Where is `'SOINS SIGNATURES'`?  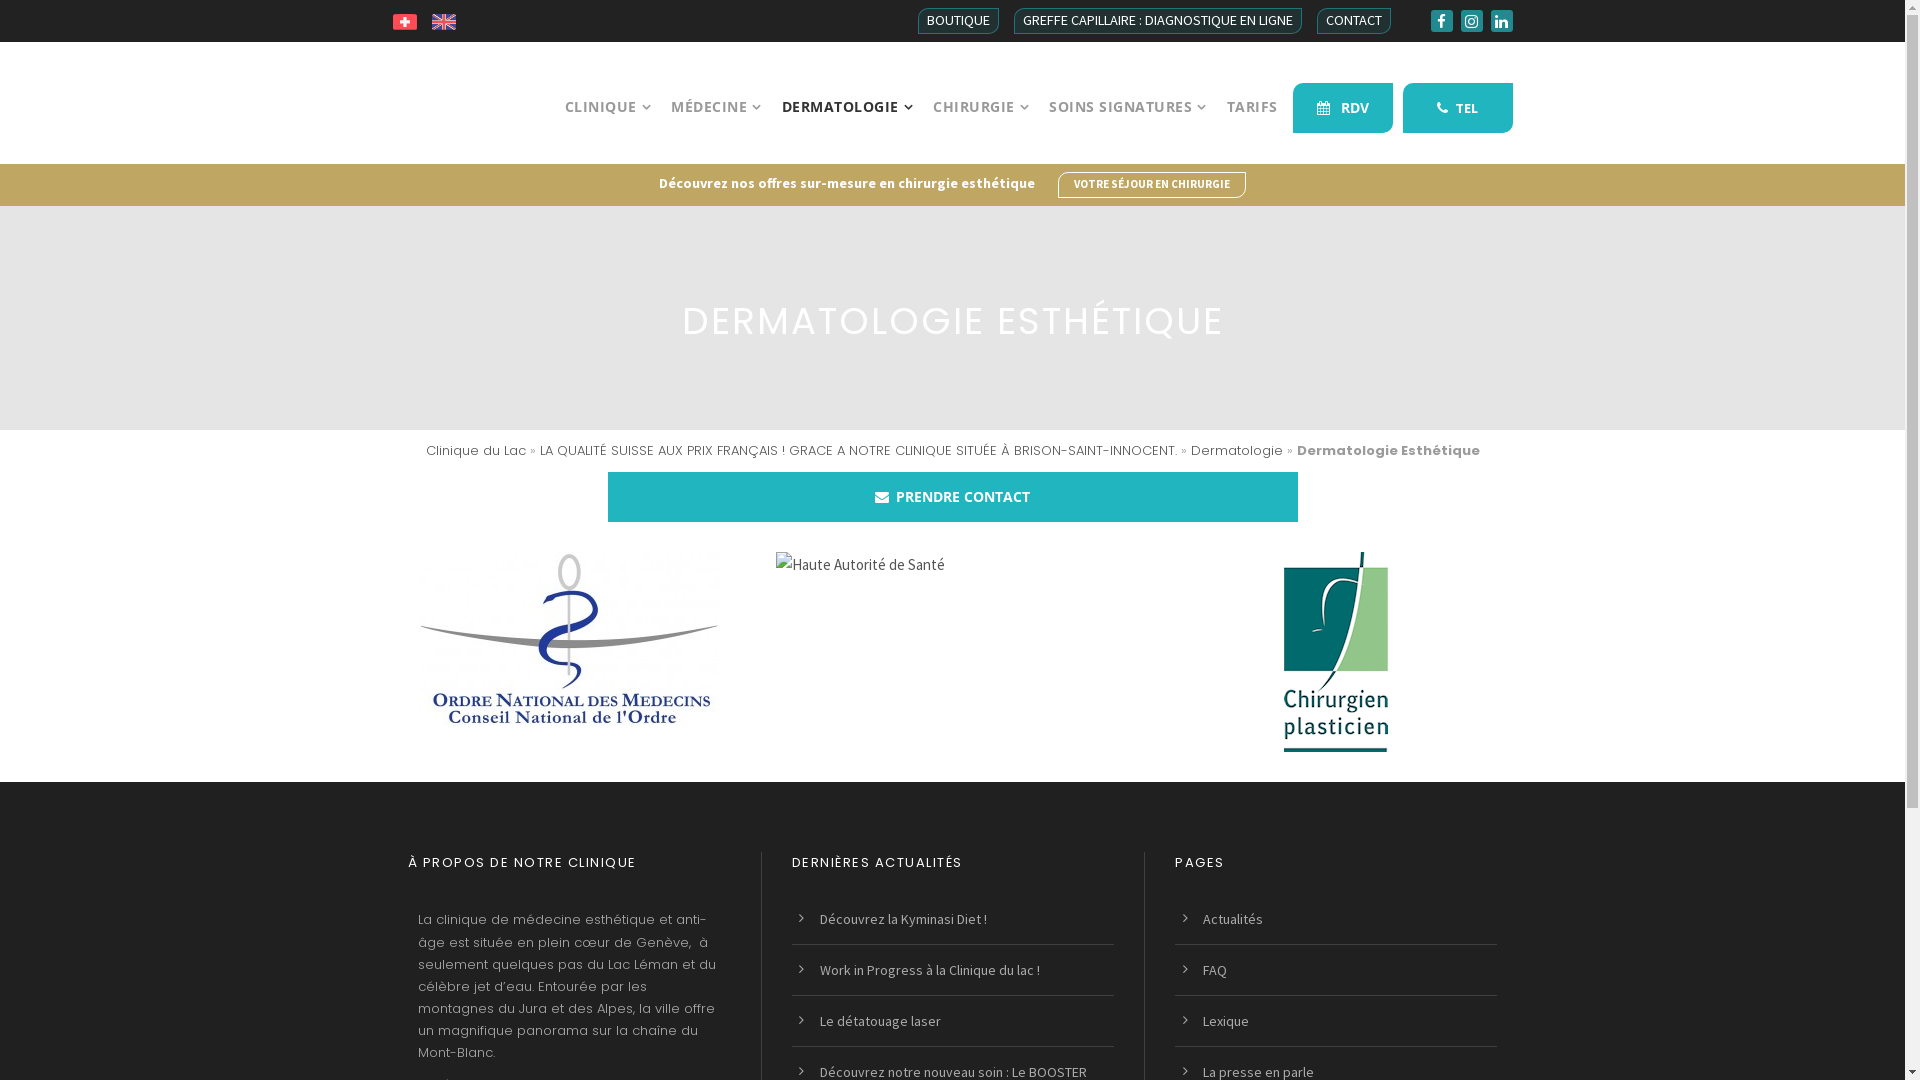
'SOINS SIGNATURES' is located at coordinates (1128, 130).